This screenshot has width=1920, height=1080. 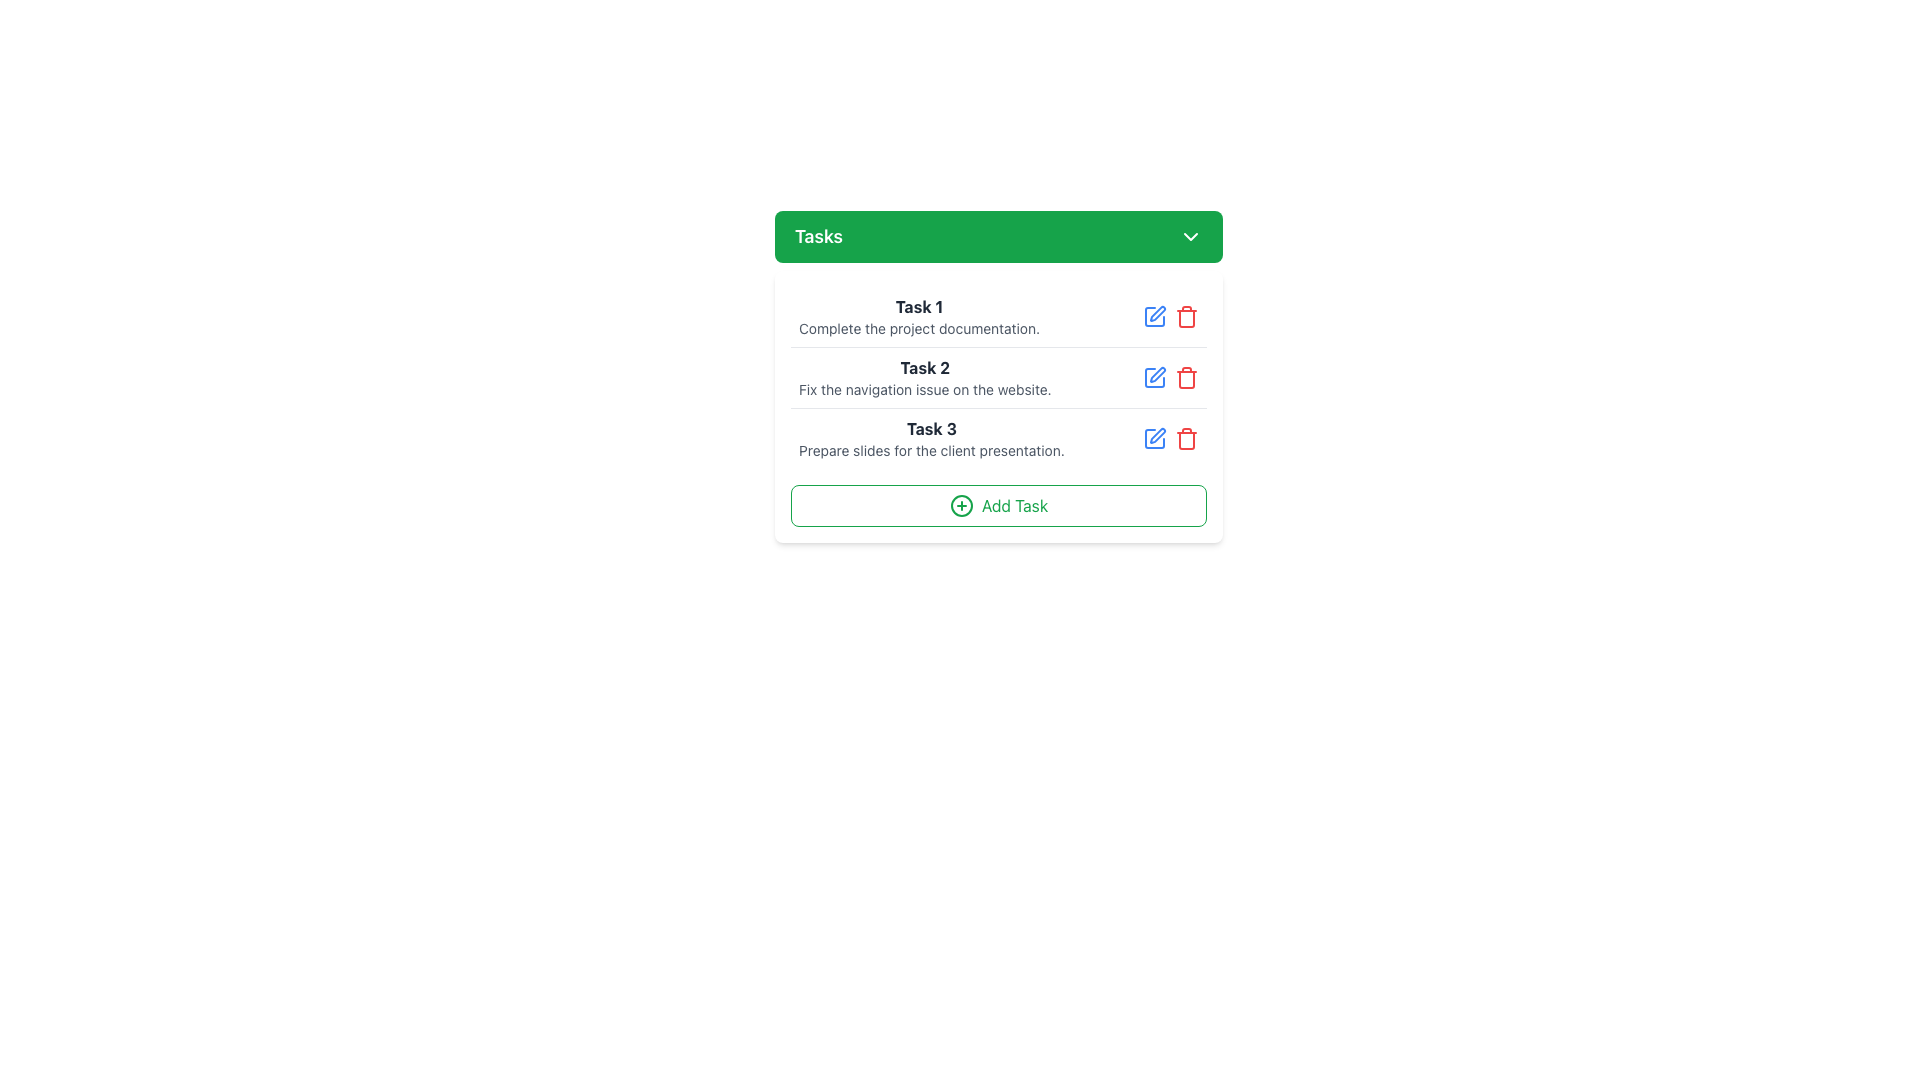 What do you see at coordinates (930, 438) in the screenshot?
I see `the third item` at bounding box center [930, 438].